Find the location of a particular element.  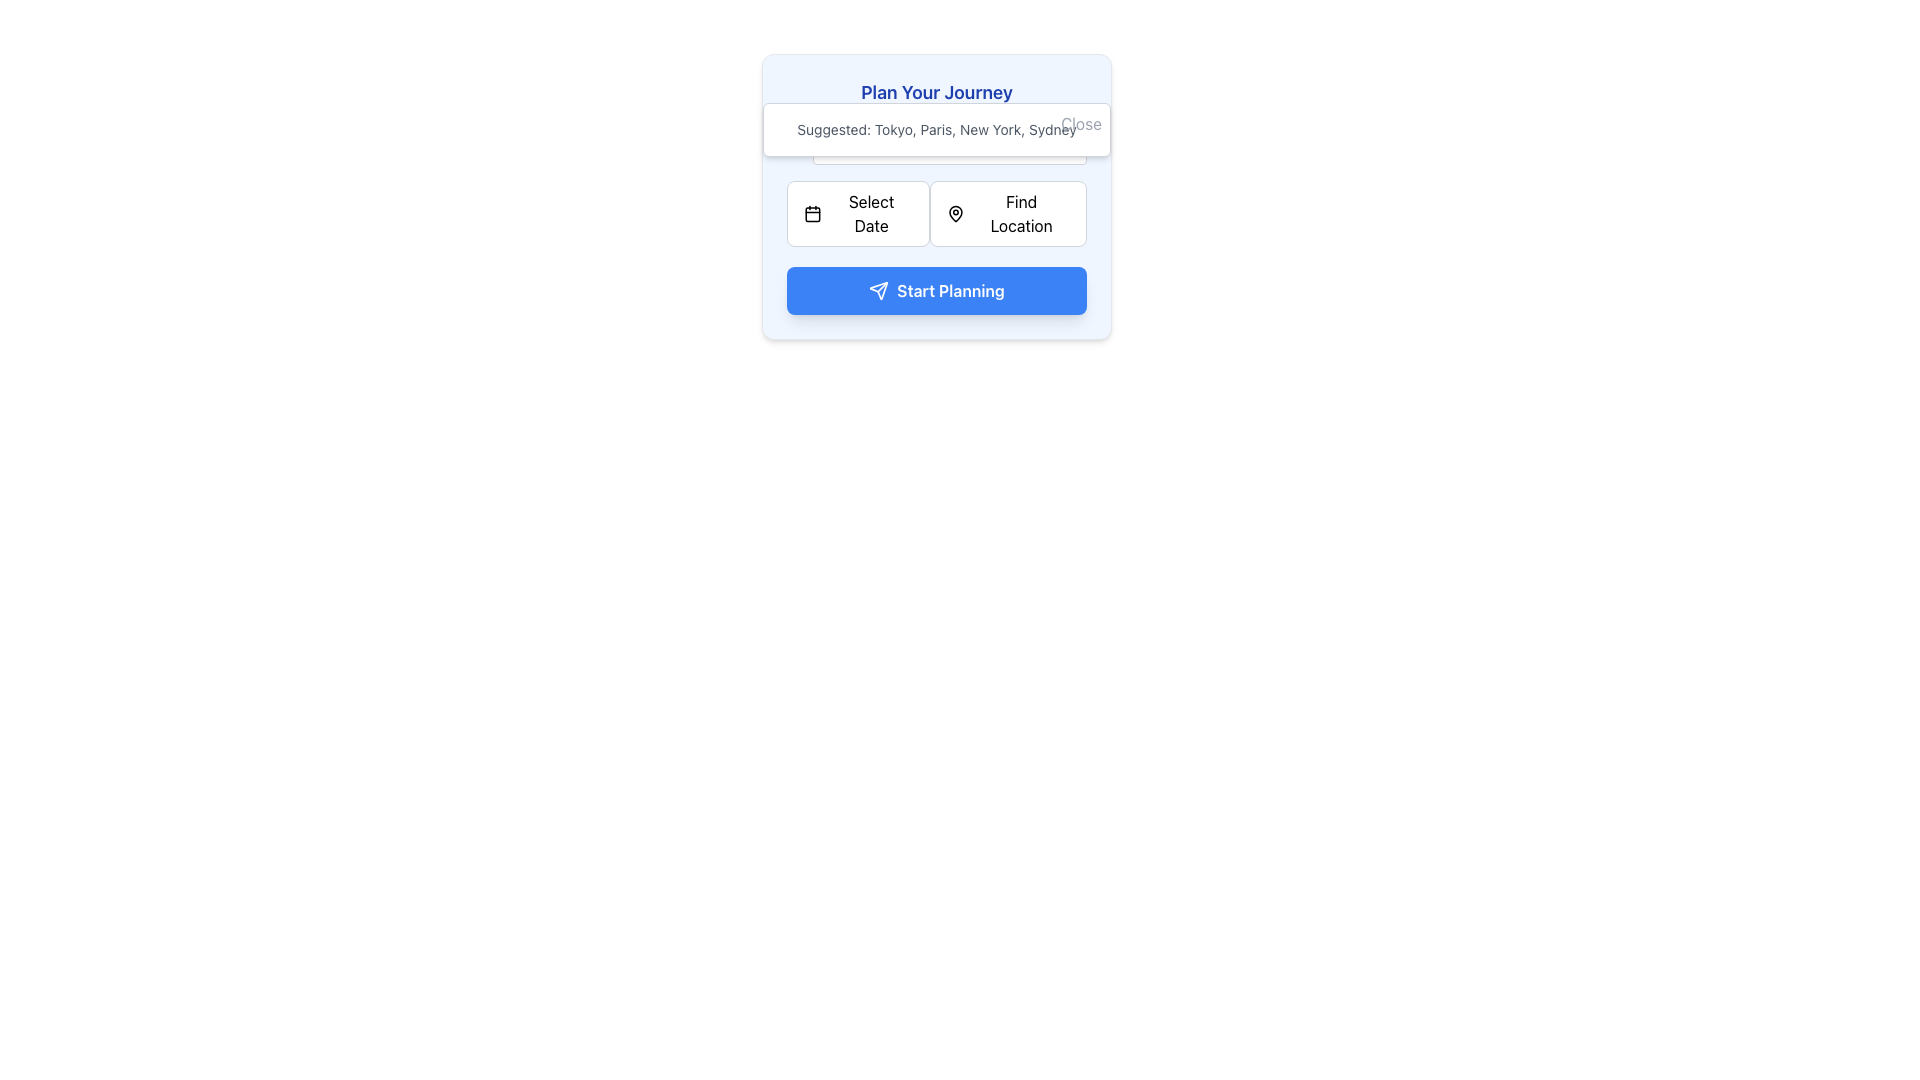

the SVG icon resembling a paper airplane, which is part of the 'Start Planning' button area, to indicate an action related to sending a message or submitting a form is located at coordinates (879, 290).